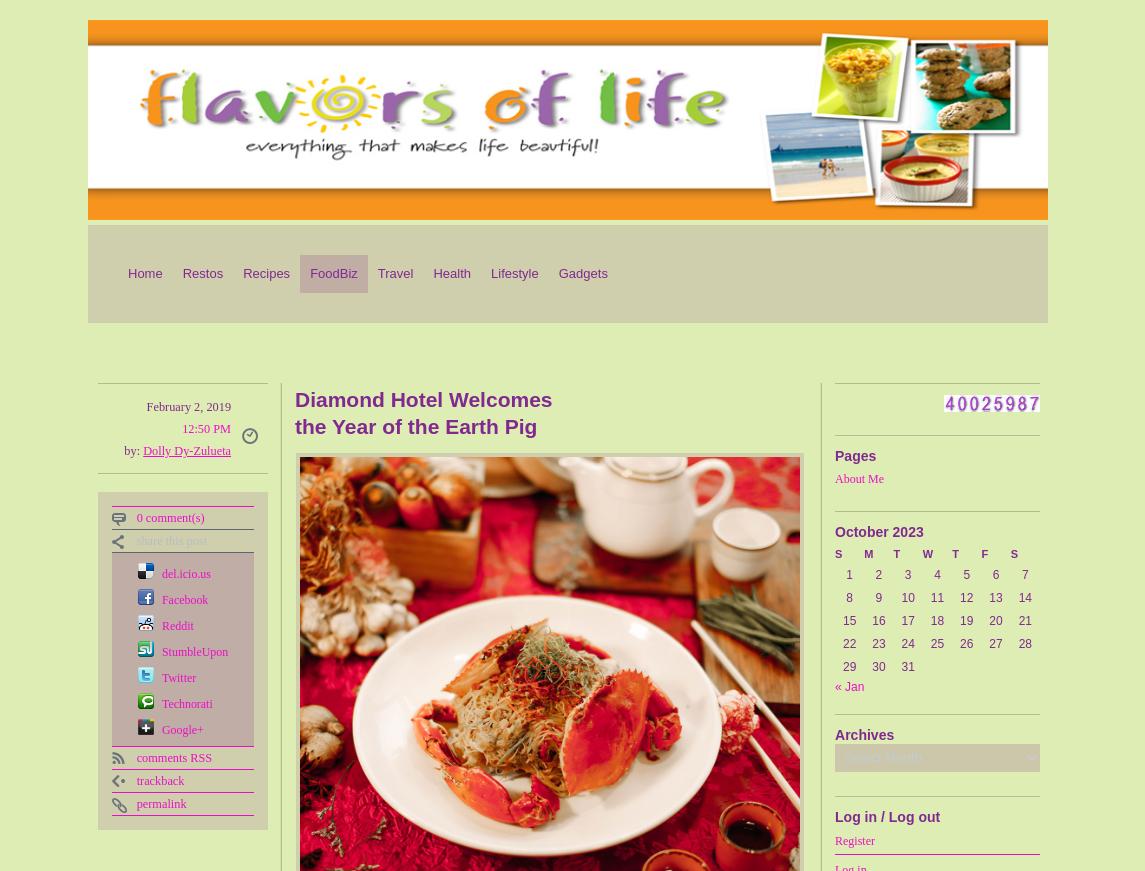 The image size is (1145, 871). What do you see at coordinates (849, 575) in the screenshot?
I see `'1'` at bounding box center [849, 575].